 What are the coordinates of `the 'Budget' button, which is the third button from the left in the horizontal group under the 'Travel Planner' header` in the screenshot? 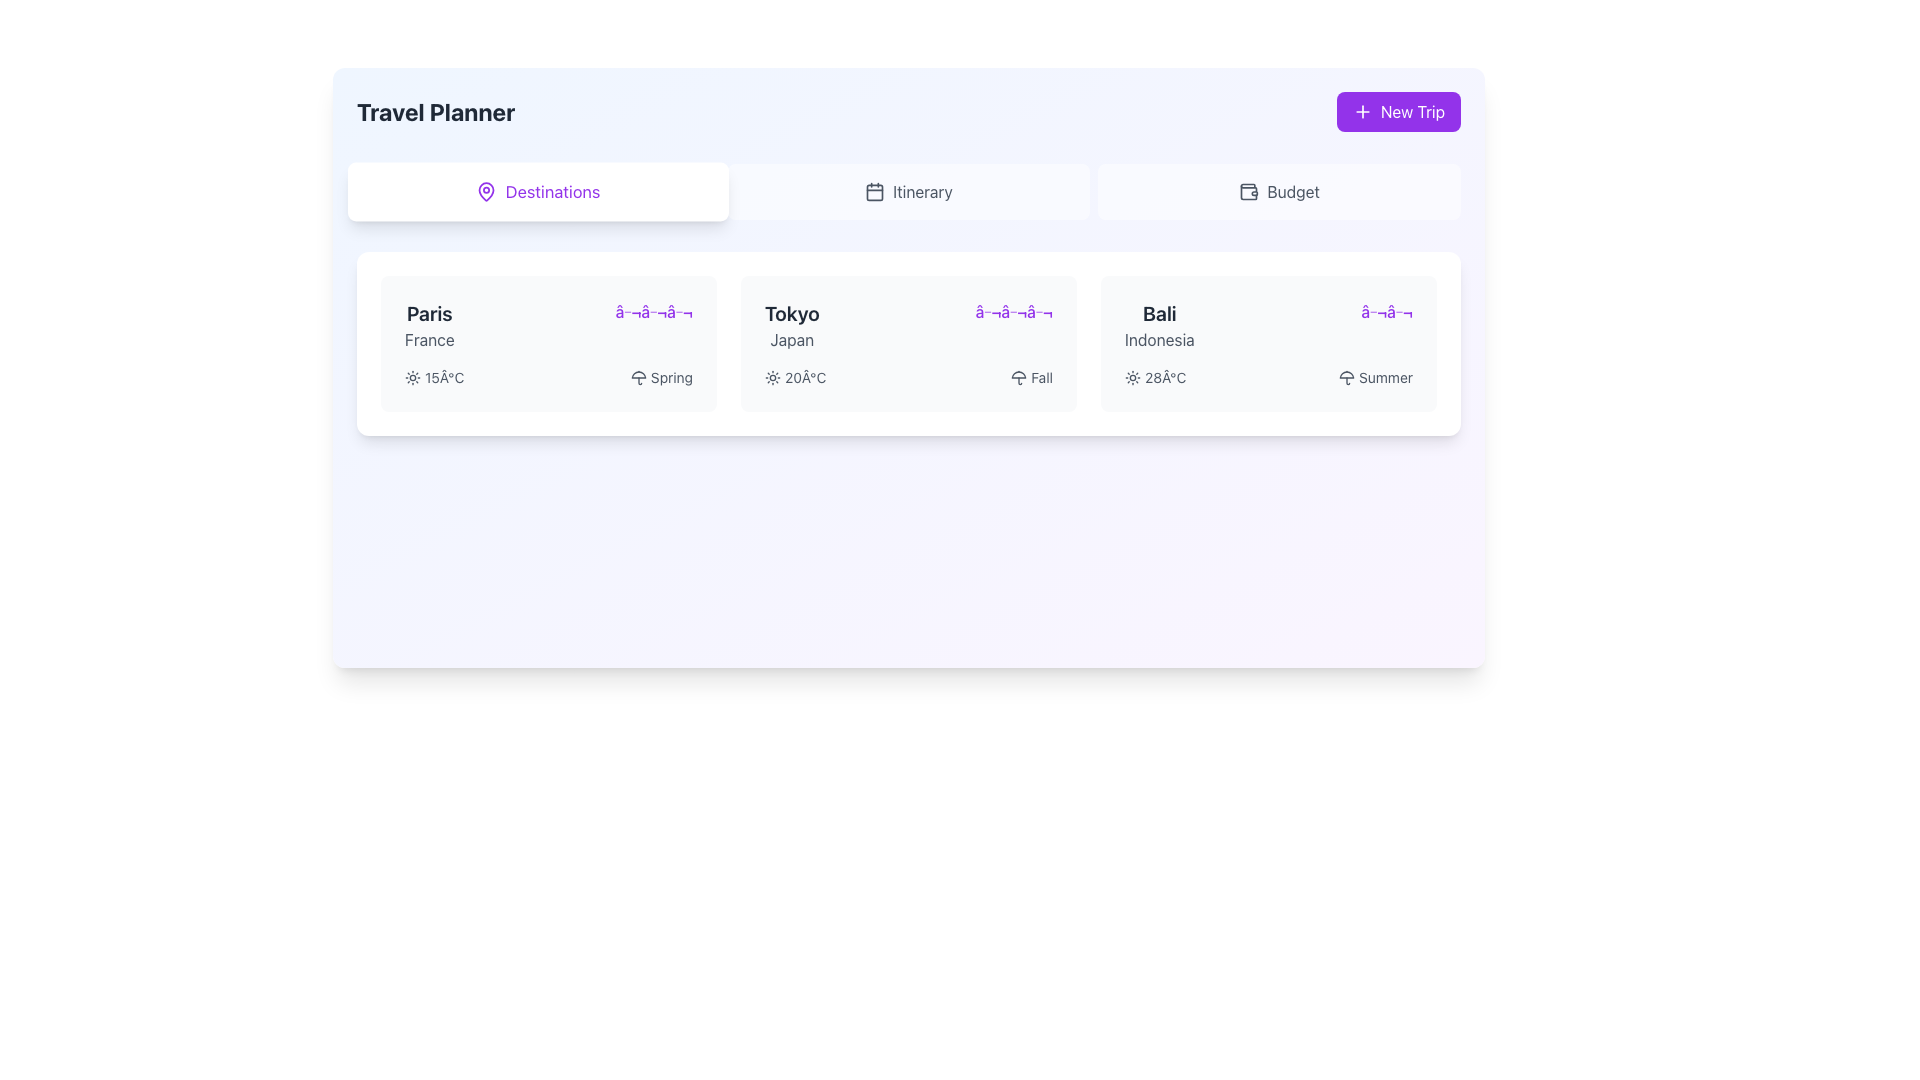 It's located at (1278, 192).